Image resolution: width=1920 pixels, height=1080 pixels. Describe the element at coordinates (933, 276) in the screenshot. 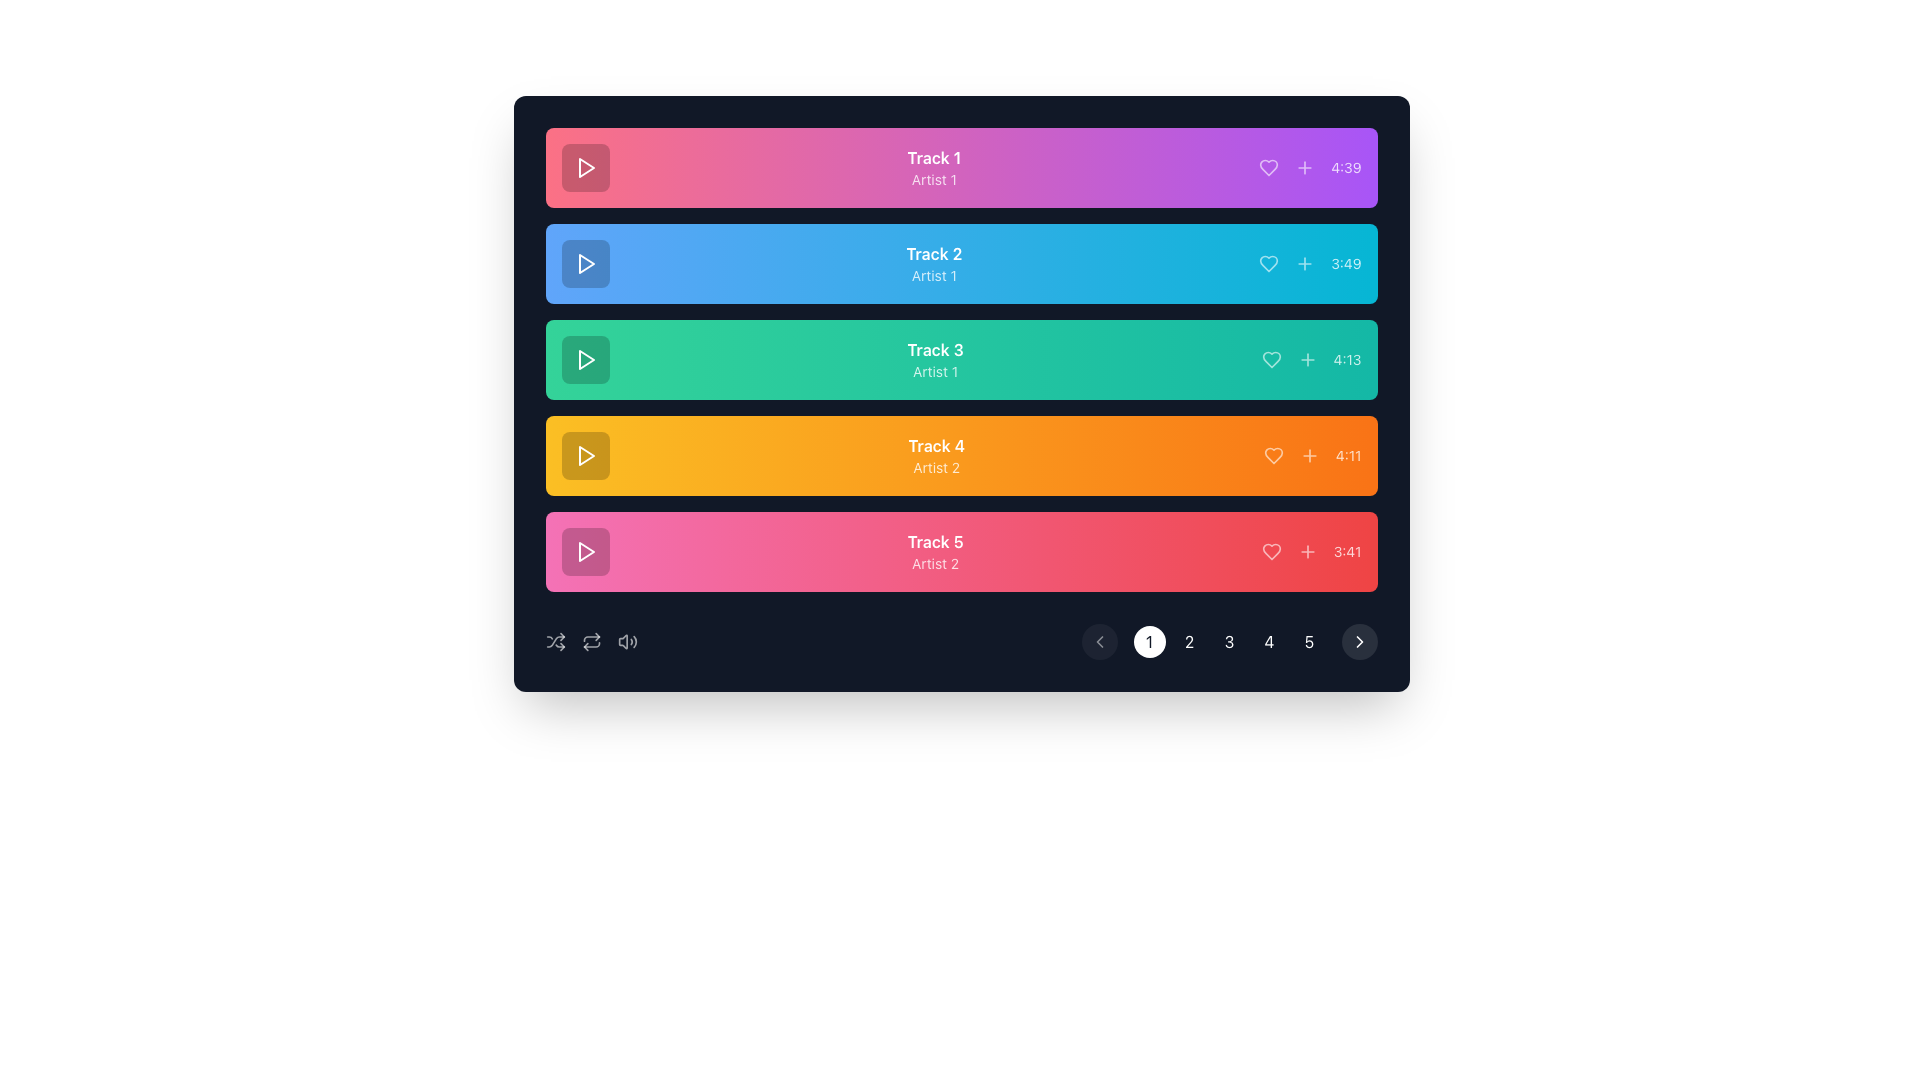

I see `the text label displaying 'Artist 1' which is located within a blue background bar below 'Track 2'` at that location.